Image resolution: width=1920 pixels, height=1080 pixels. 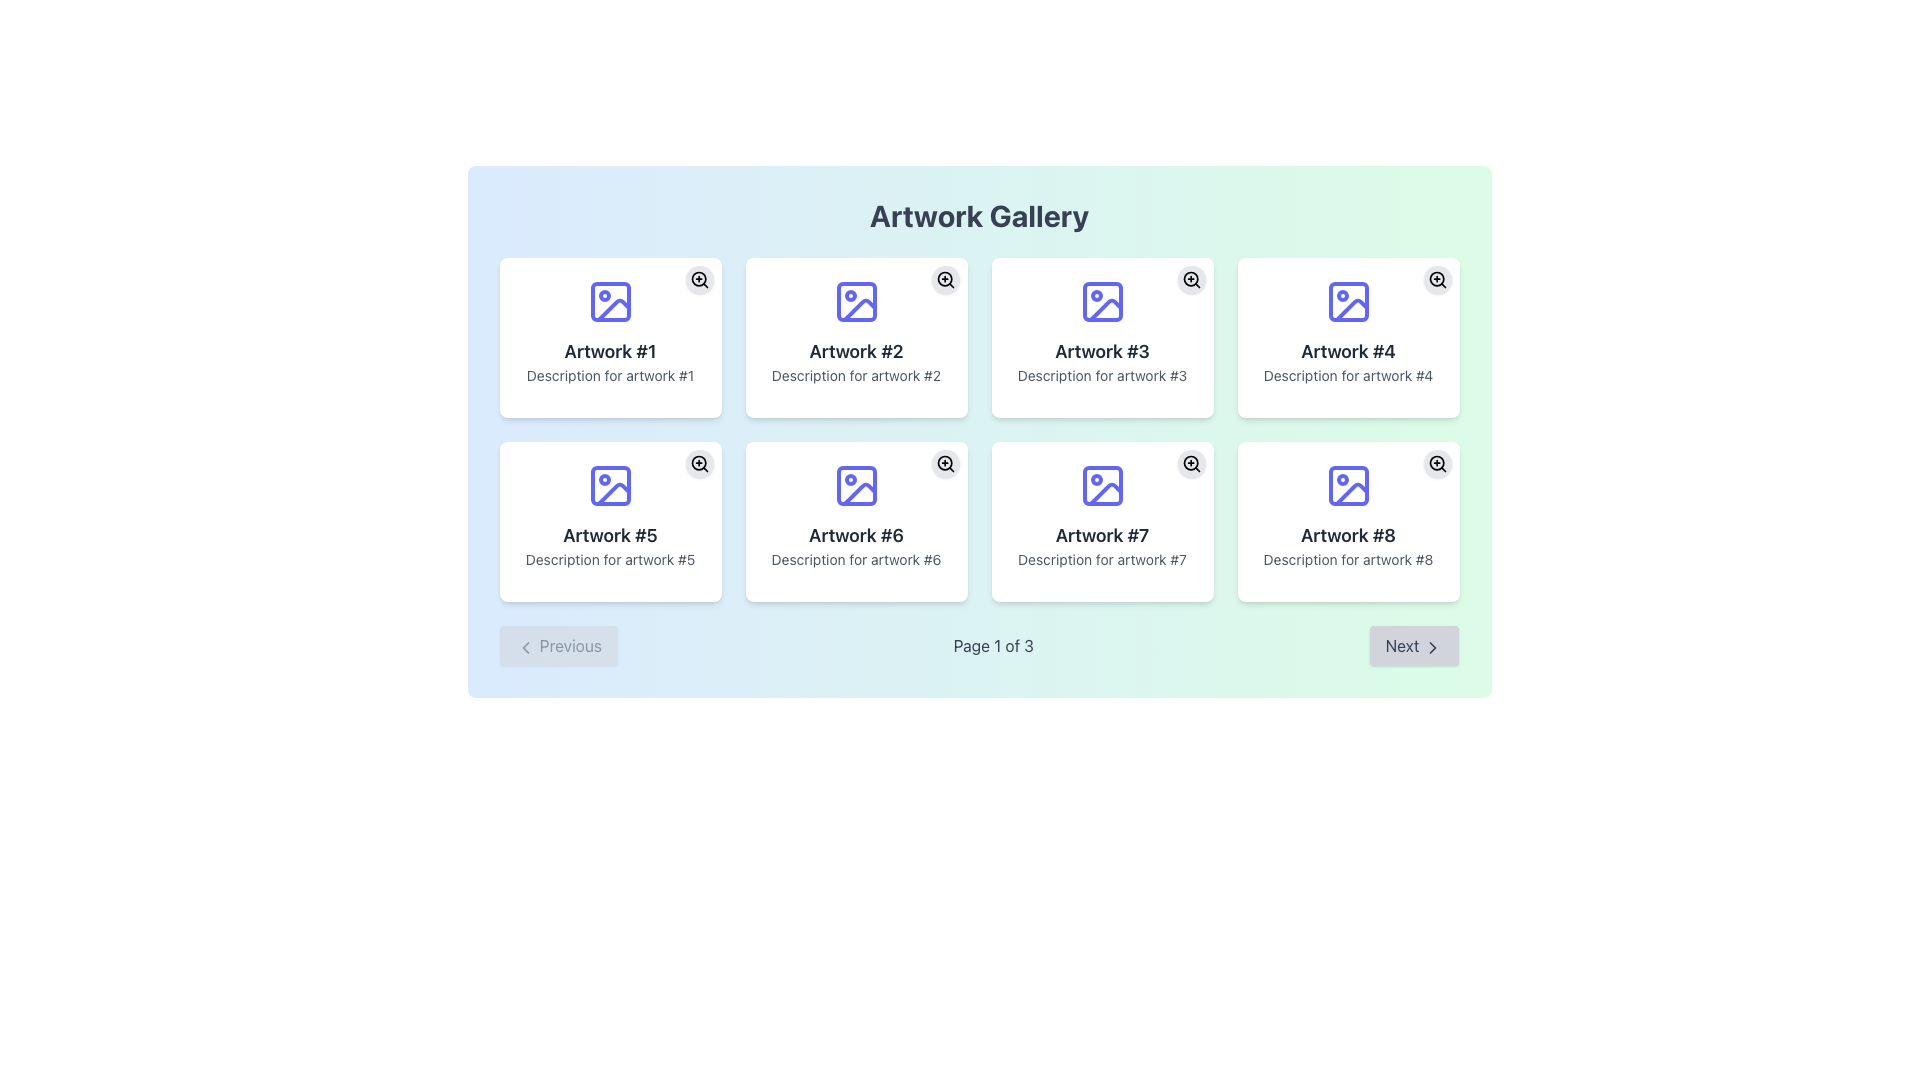 What do you see at coordinates (979, 216) in the screenshot?
I see `the static heading component displaying 'Artwork Gallery', which is a bold, large text centered at the top of the gallery interface` at bounding box center [979, 216].